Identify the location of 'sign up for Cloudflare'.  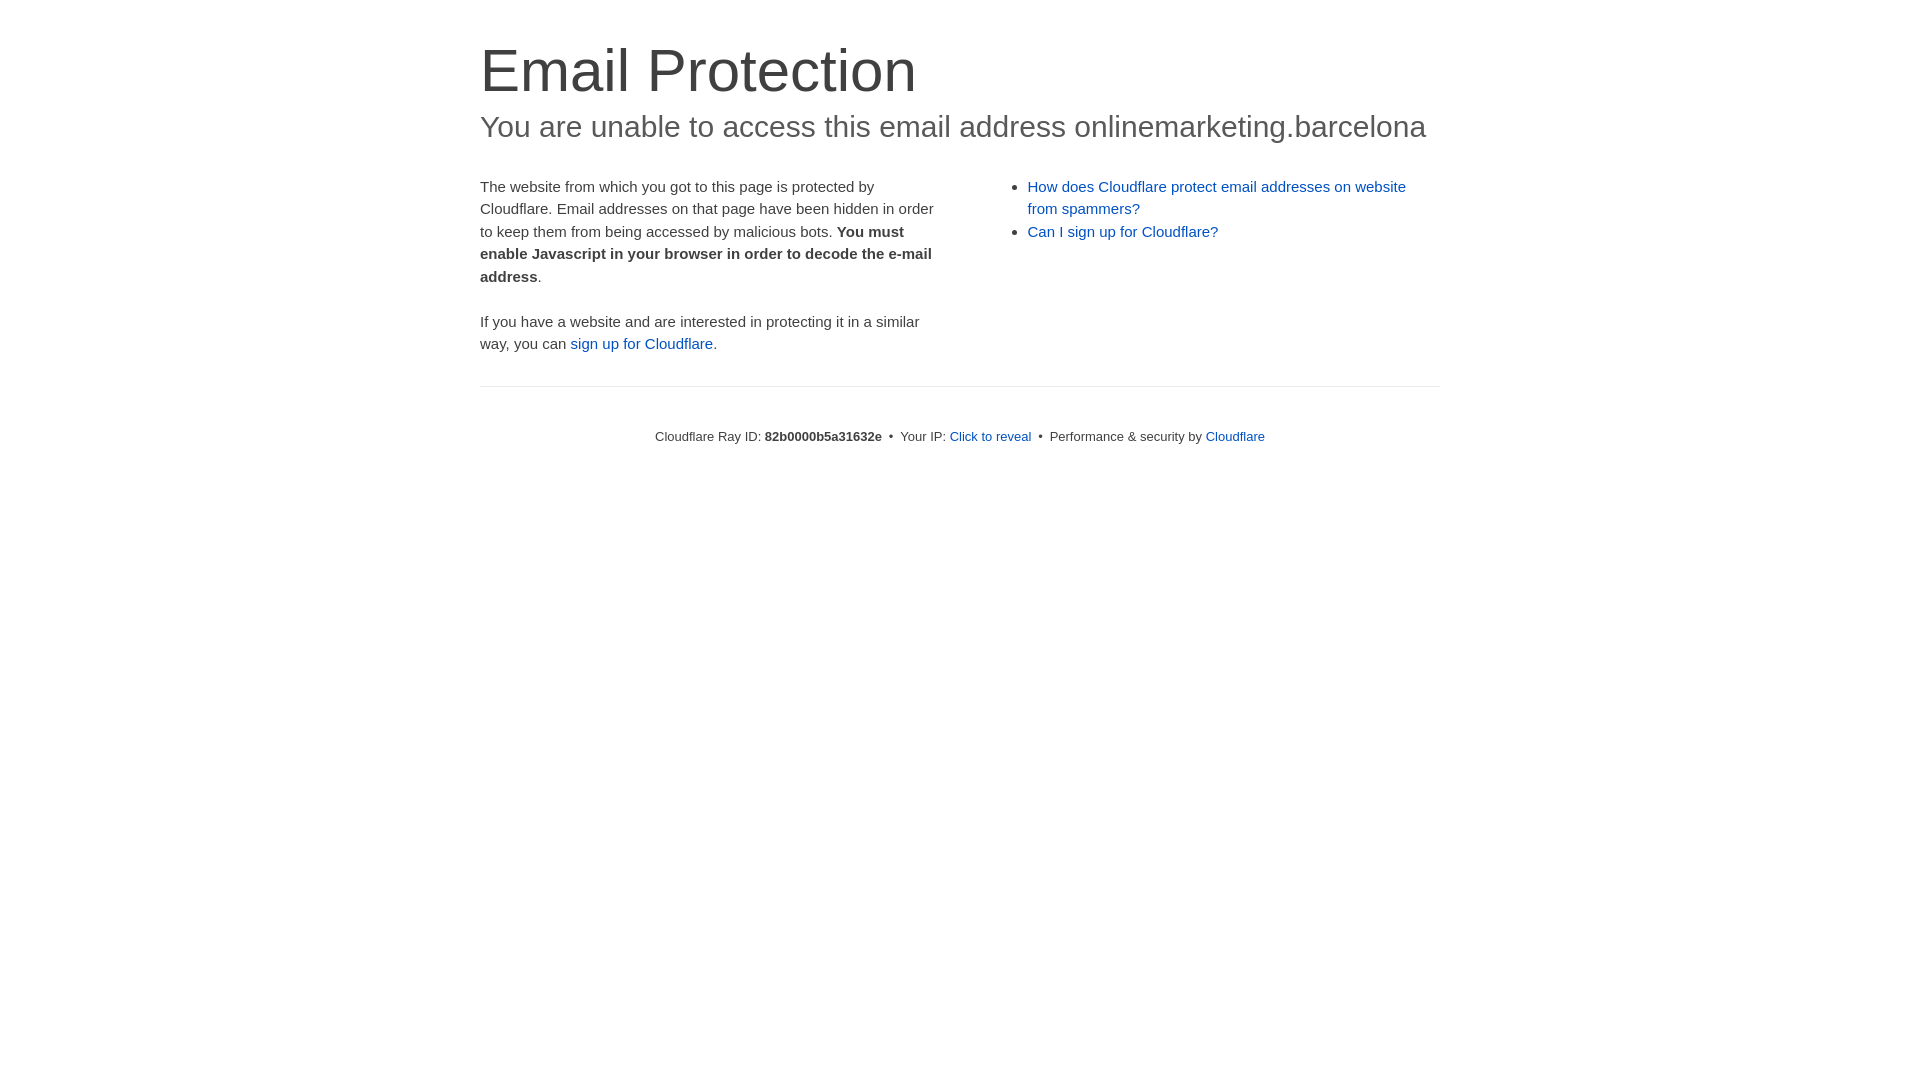
(570, 342).